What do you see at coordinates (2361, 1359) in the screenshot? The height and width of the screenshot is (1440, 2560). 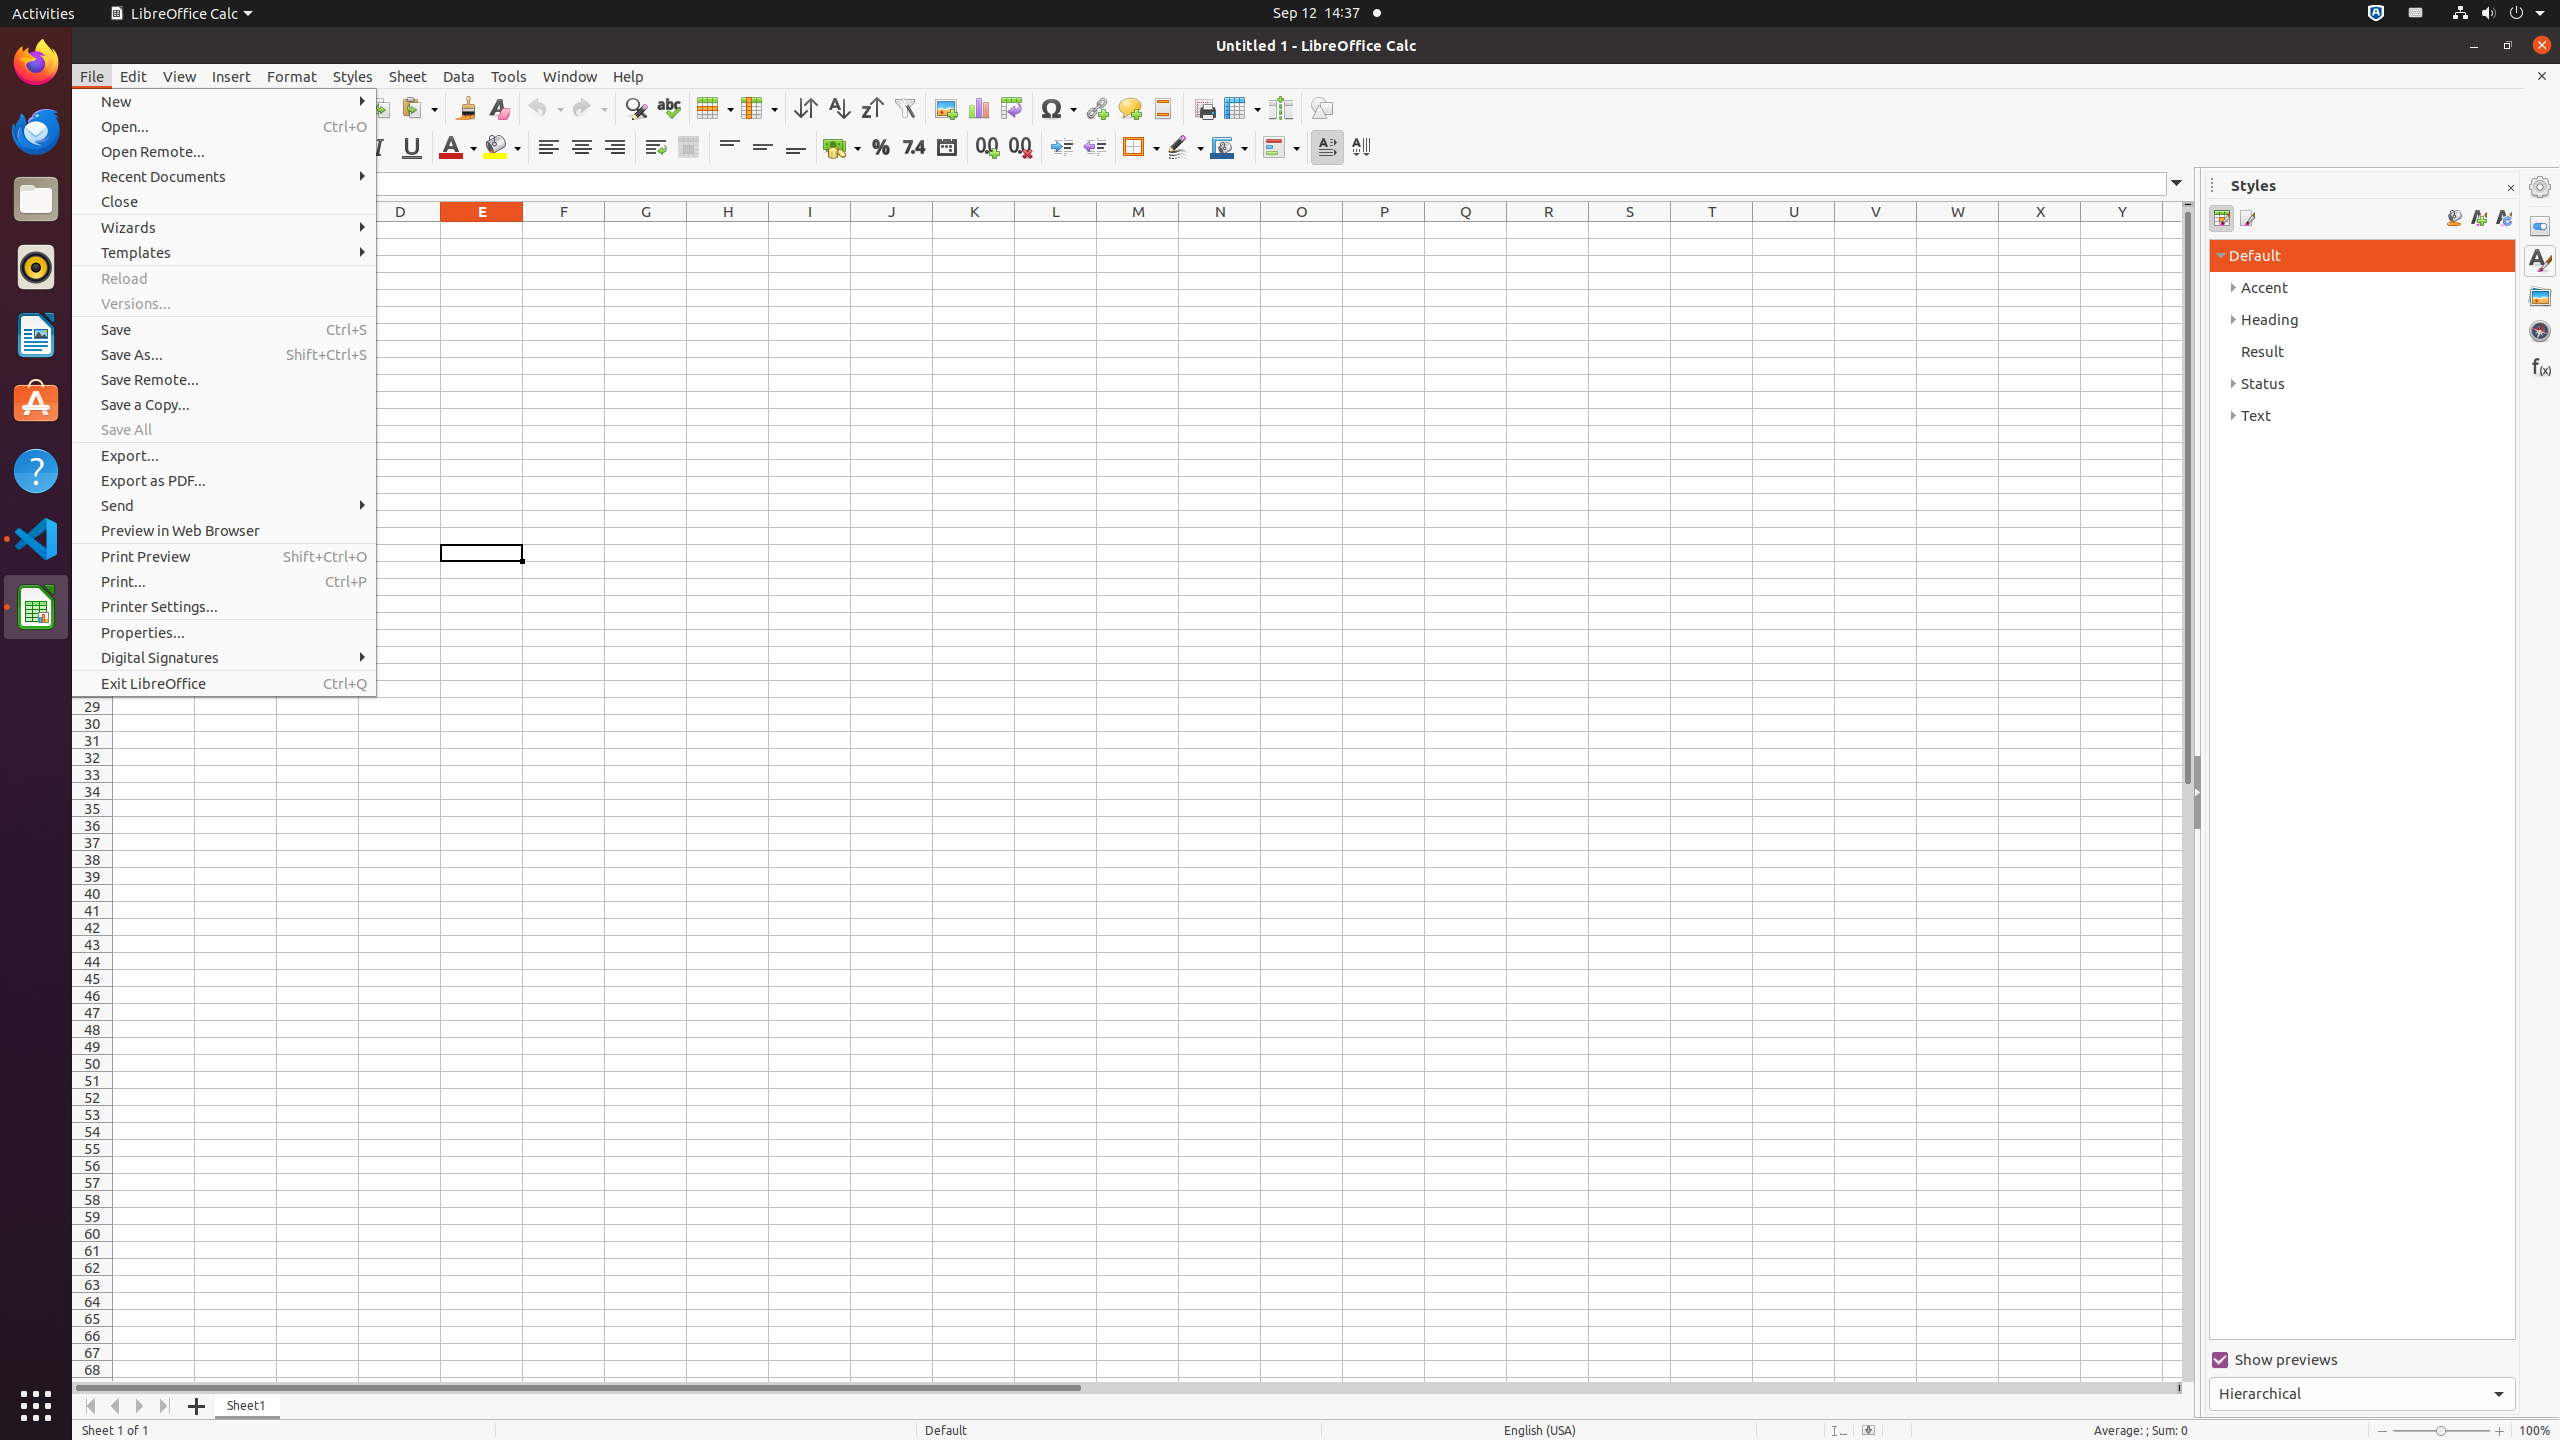 I see `'Show previews'` at bounding box center [2361, 1359].